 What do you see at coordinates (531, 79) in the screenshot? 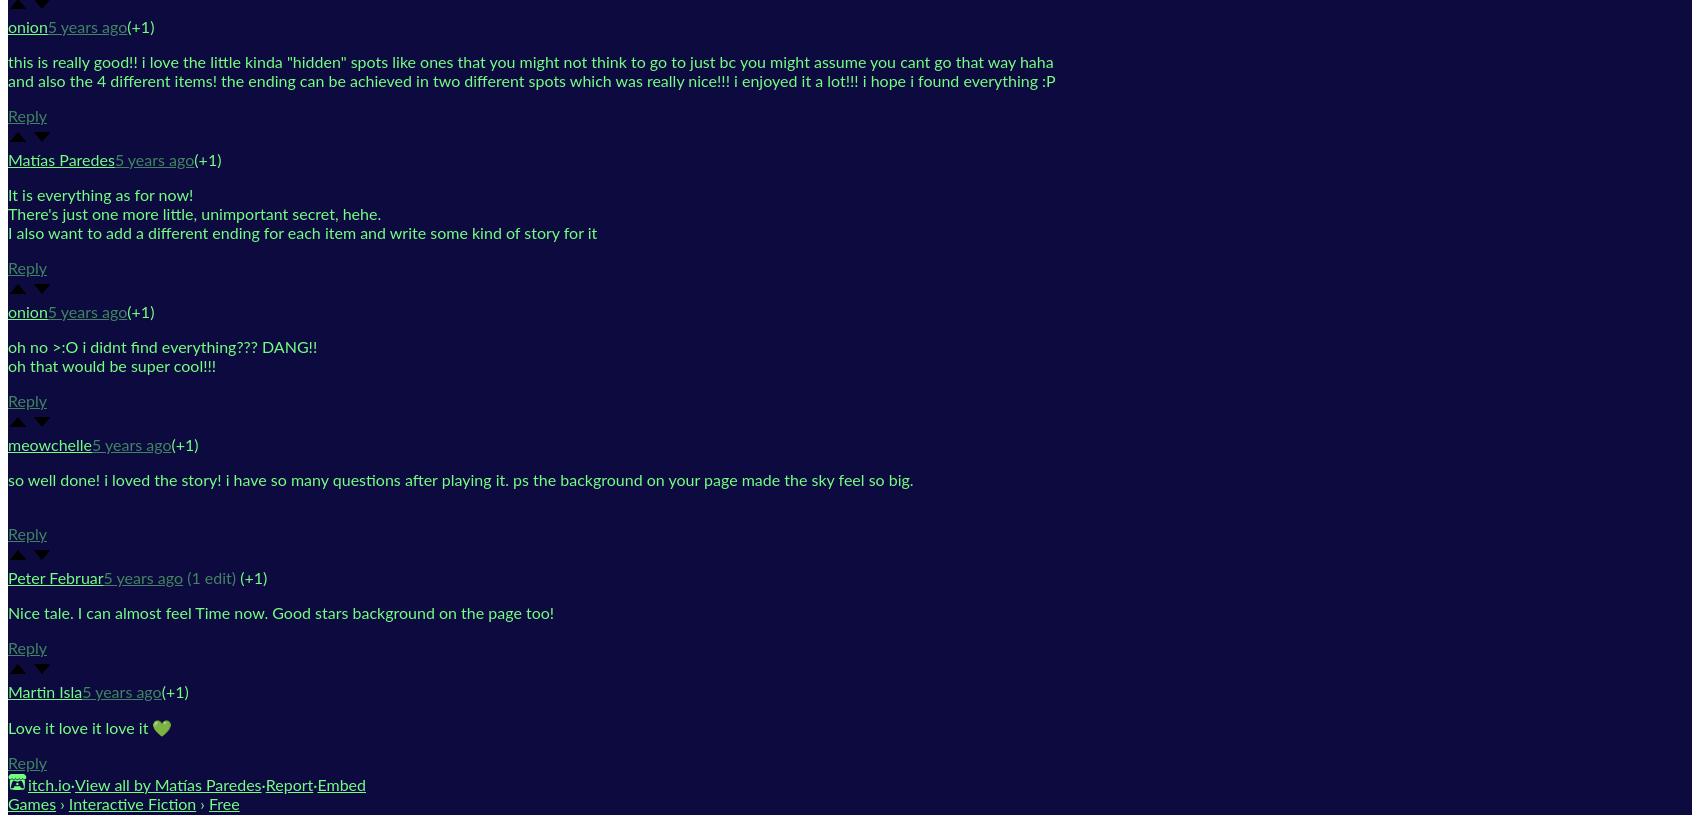
I see `'and also the 4 different items! the ending can be achieved in two different spots which was really nice!!! i enjoyed it a lot!!! i hope i found everything :P'` at bounding box center [531, 79].